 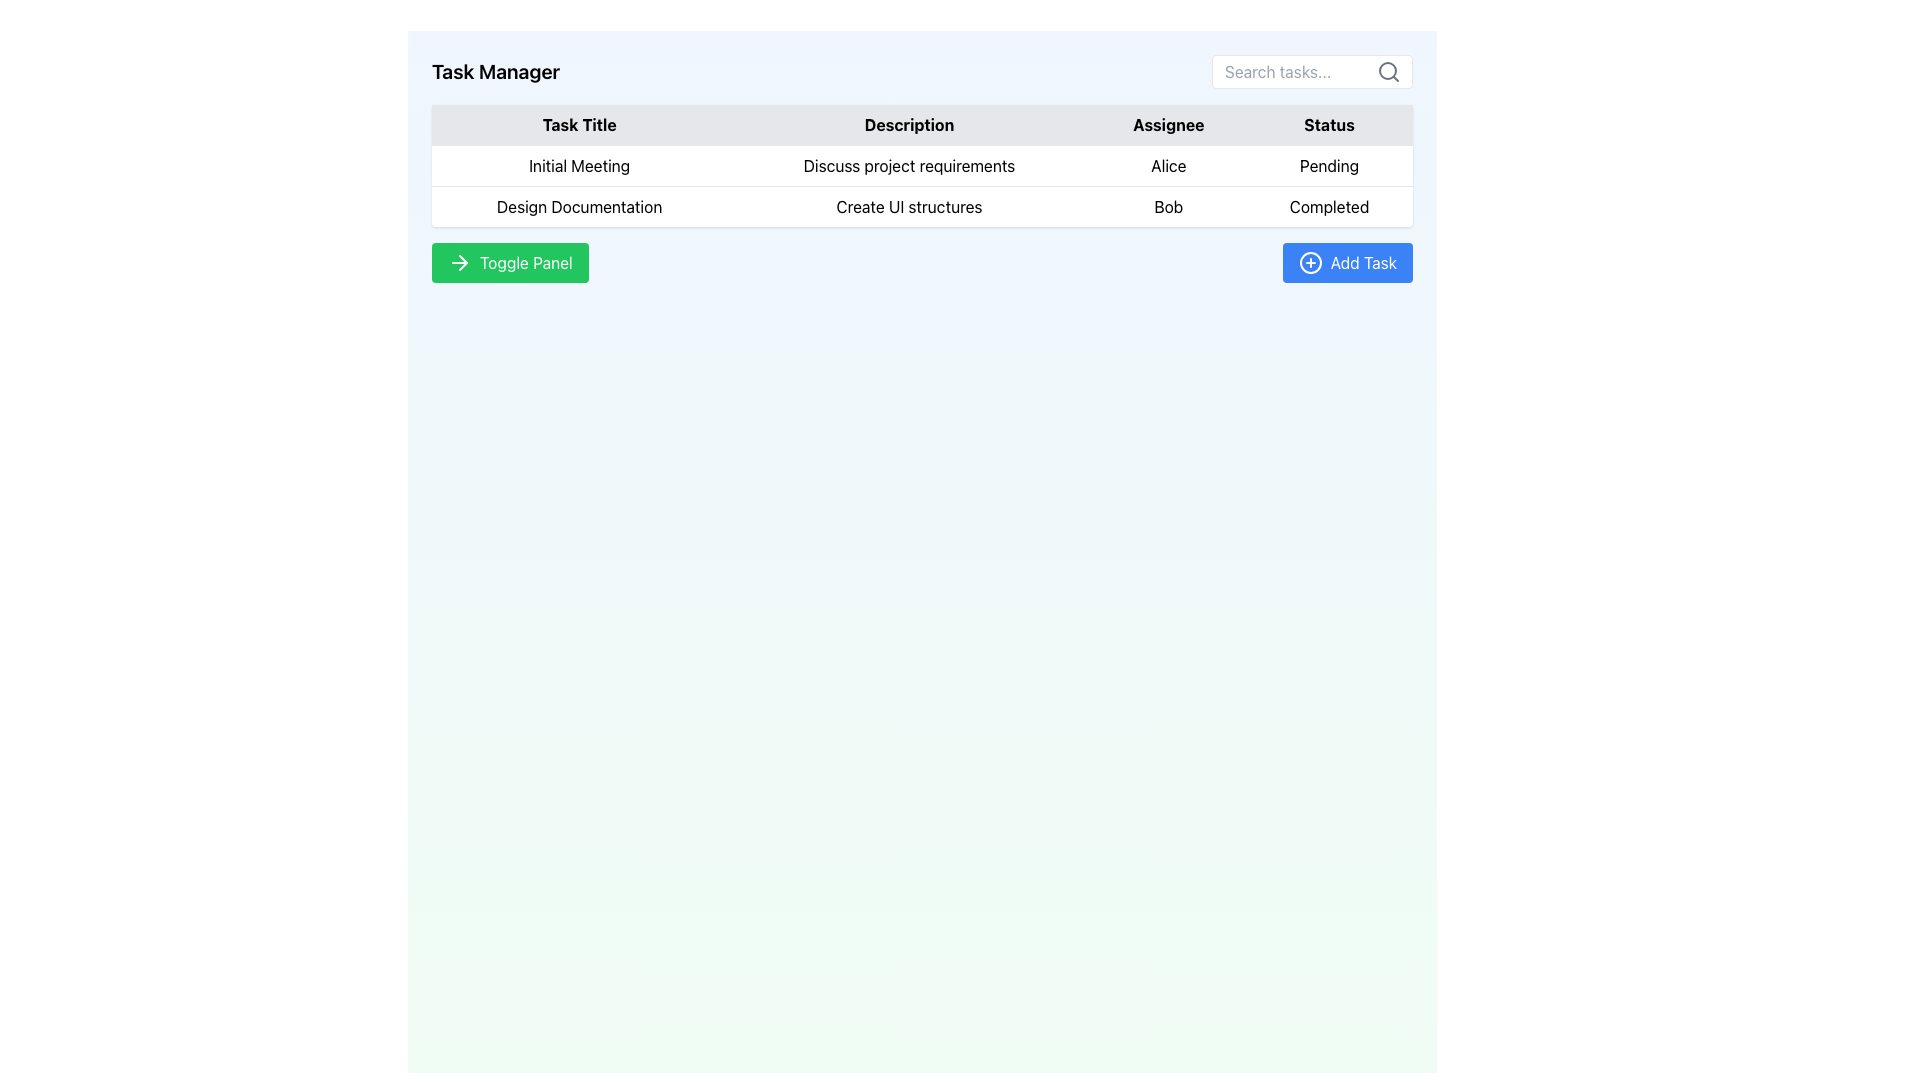 I want to click on the text label indicating the assignee 'Alice' for the task 'Initial Meeting' in the 'Task Manager' interface, so click(x=1168, y=164).